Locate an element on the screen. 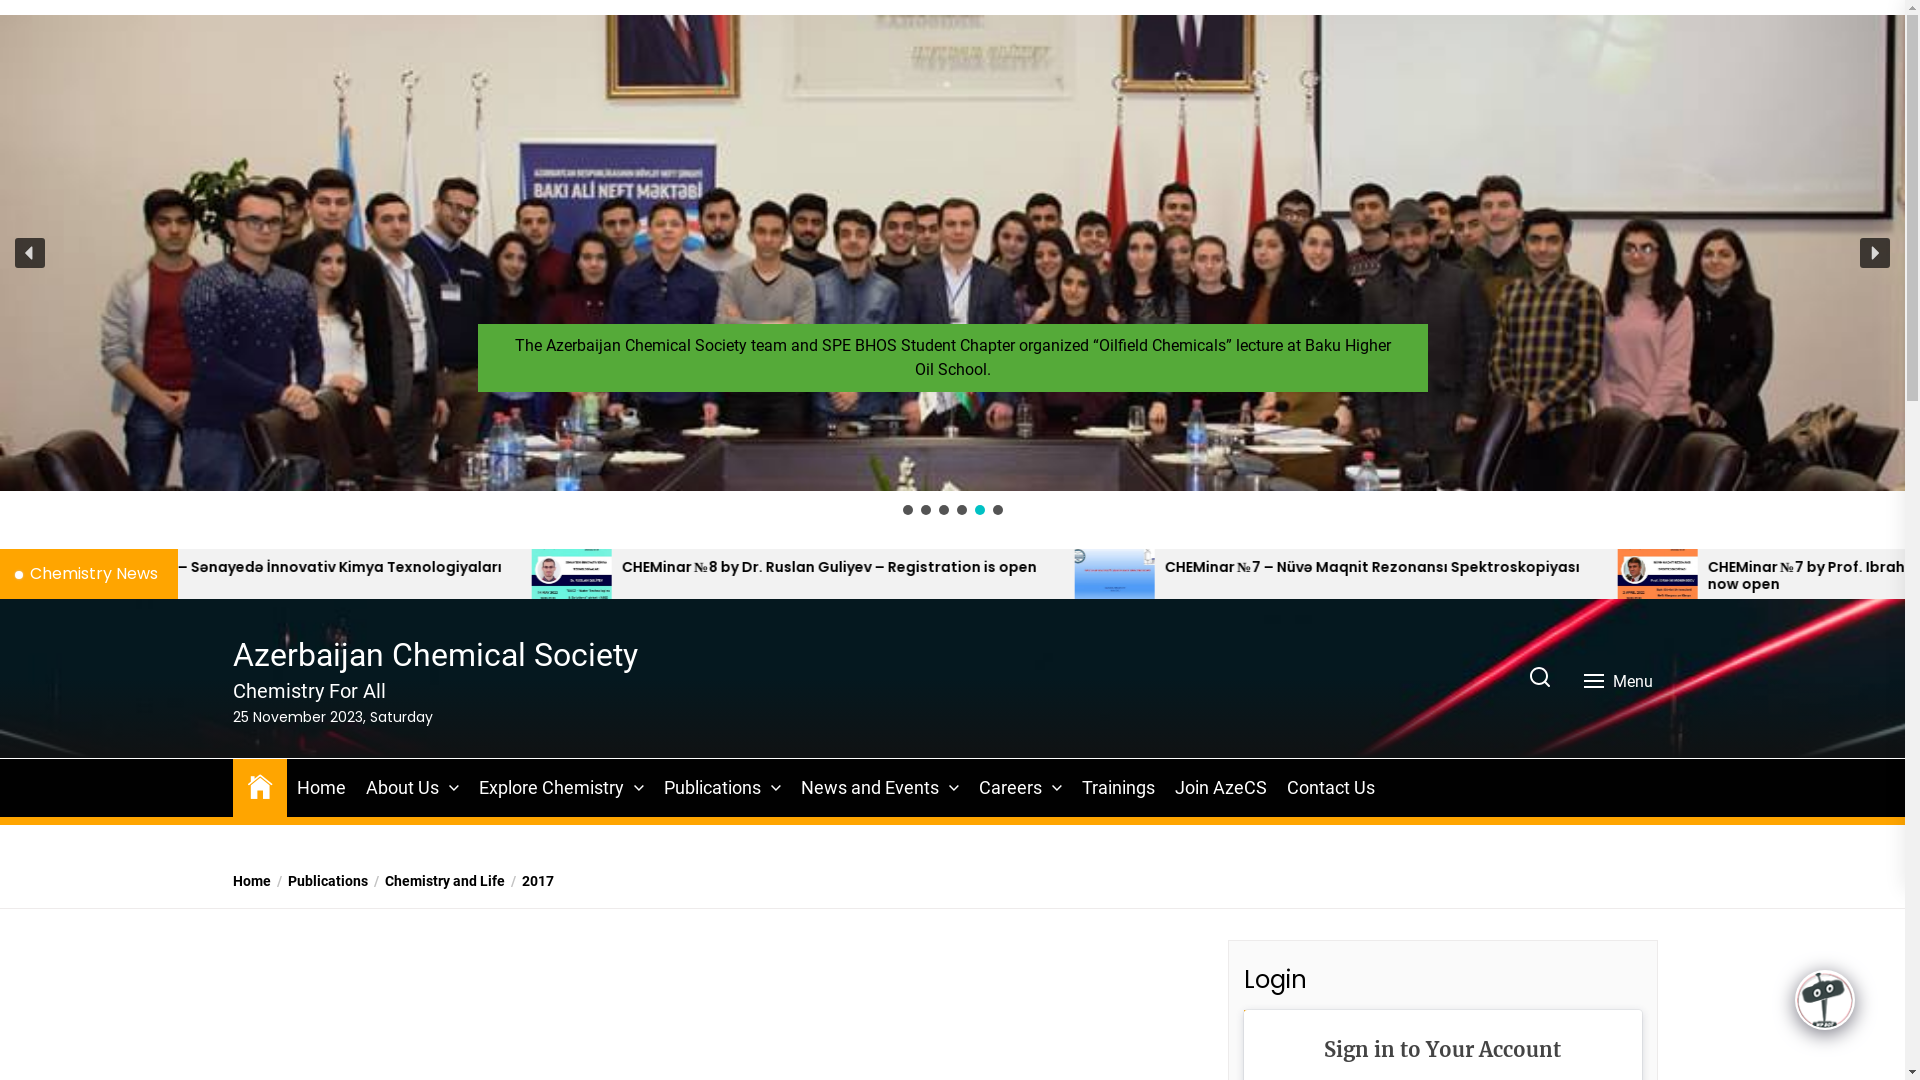 The image size is (1920, 1080). 'Chemistry and Life' is located at coordinates (435, 880).